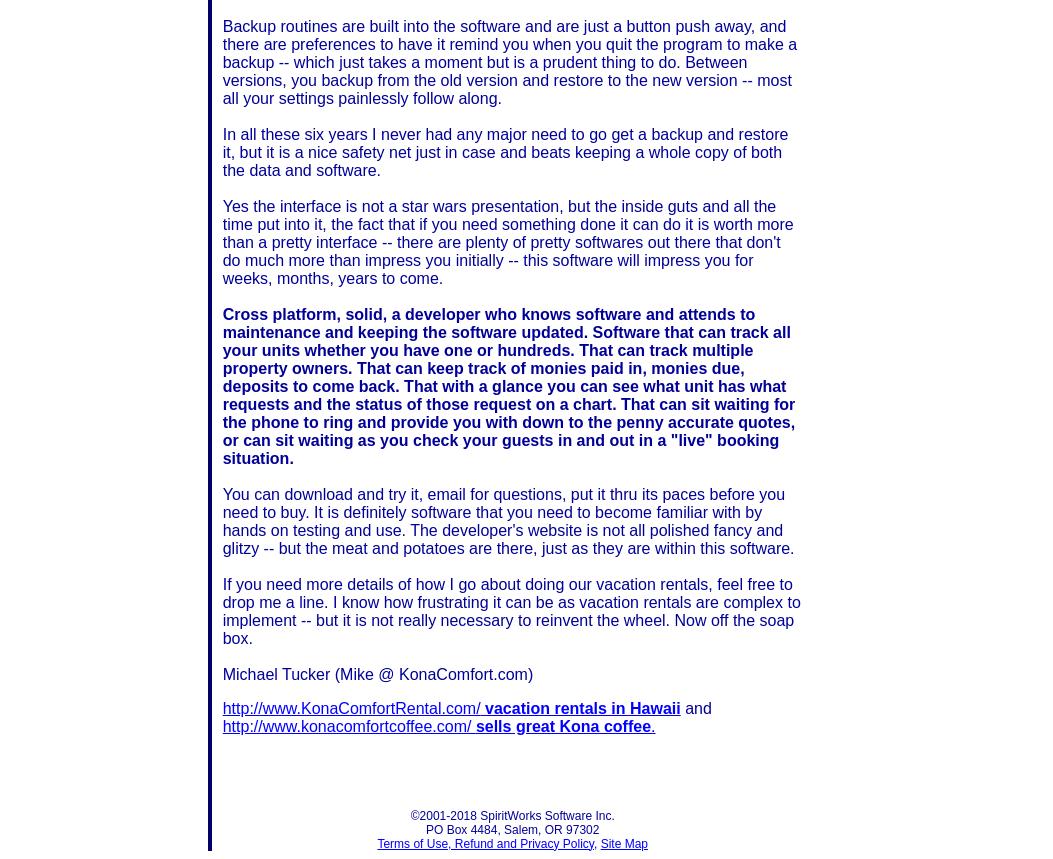 The image size is (1053, 859). What do you see at coordinates (507, 240) in the screenshot?
I see `'Yes the interface is not a star wars presentation, but the inside guts and all the time put into it, the fact that if you need something done it can do it is worth more than a pretty interface -- there are plenty of pretty softwares out there that don't do much more than impress you initially -- this software will impress you for weeks, months, years to come.'` at bounding box center [507, 240].